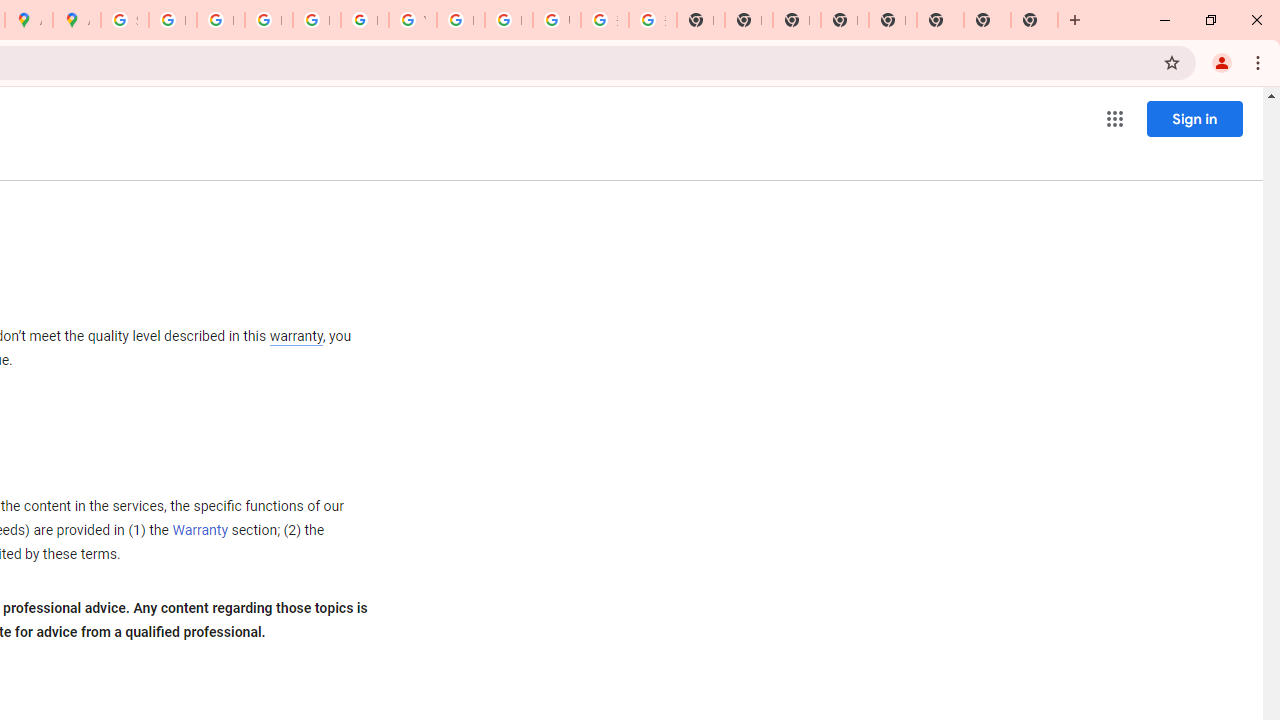  Describe the element at coordinates (200, 530) in the screenshot. I see `'Warranty'` at that location.